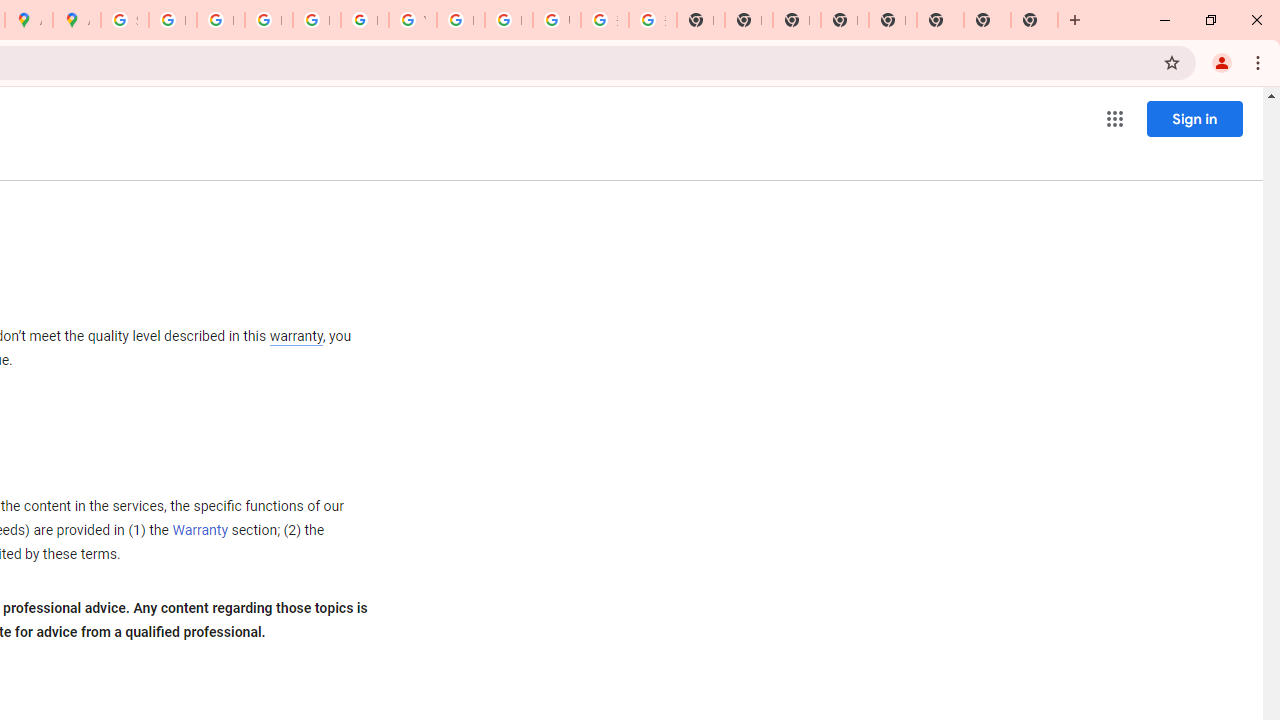  Describe the element at coordinates (200, 530) in the screenshot. I see `'Warranty'` at that location.